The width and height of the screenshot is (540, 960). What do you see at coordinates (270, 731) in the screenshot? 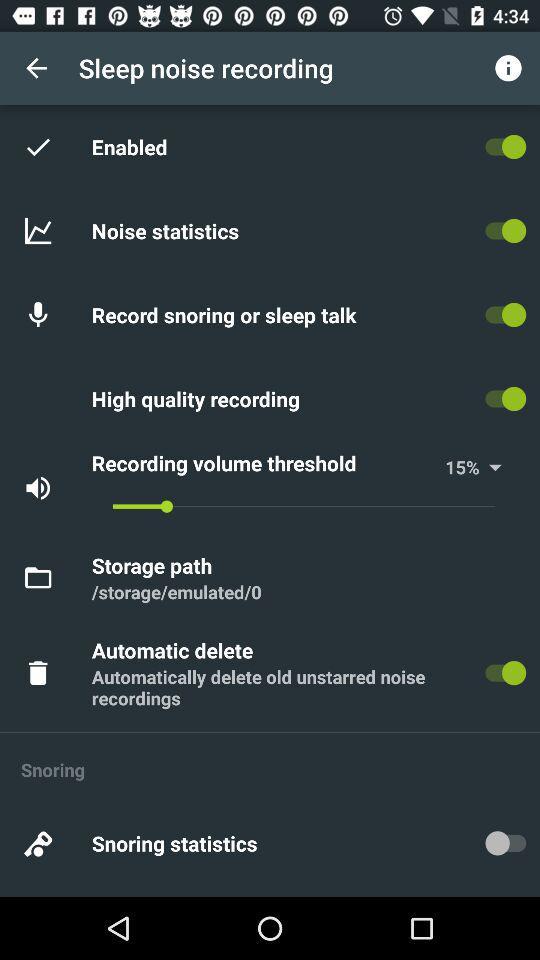
I see `the icon below the automatically delete old` at bounding box center [270, 731].